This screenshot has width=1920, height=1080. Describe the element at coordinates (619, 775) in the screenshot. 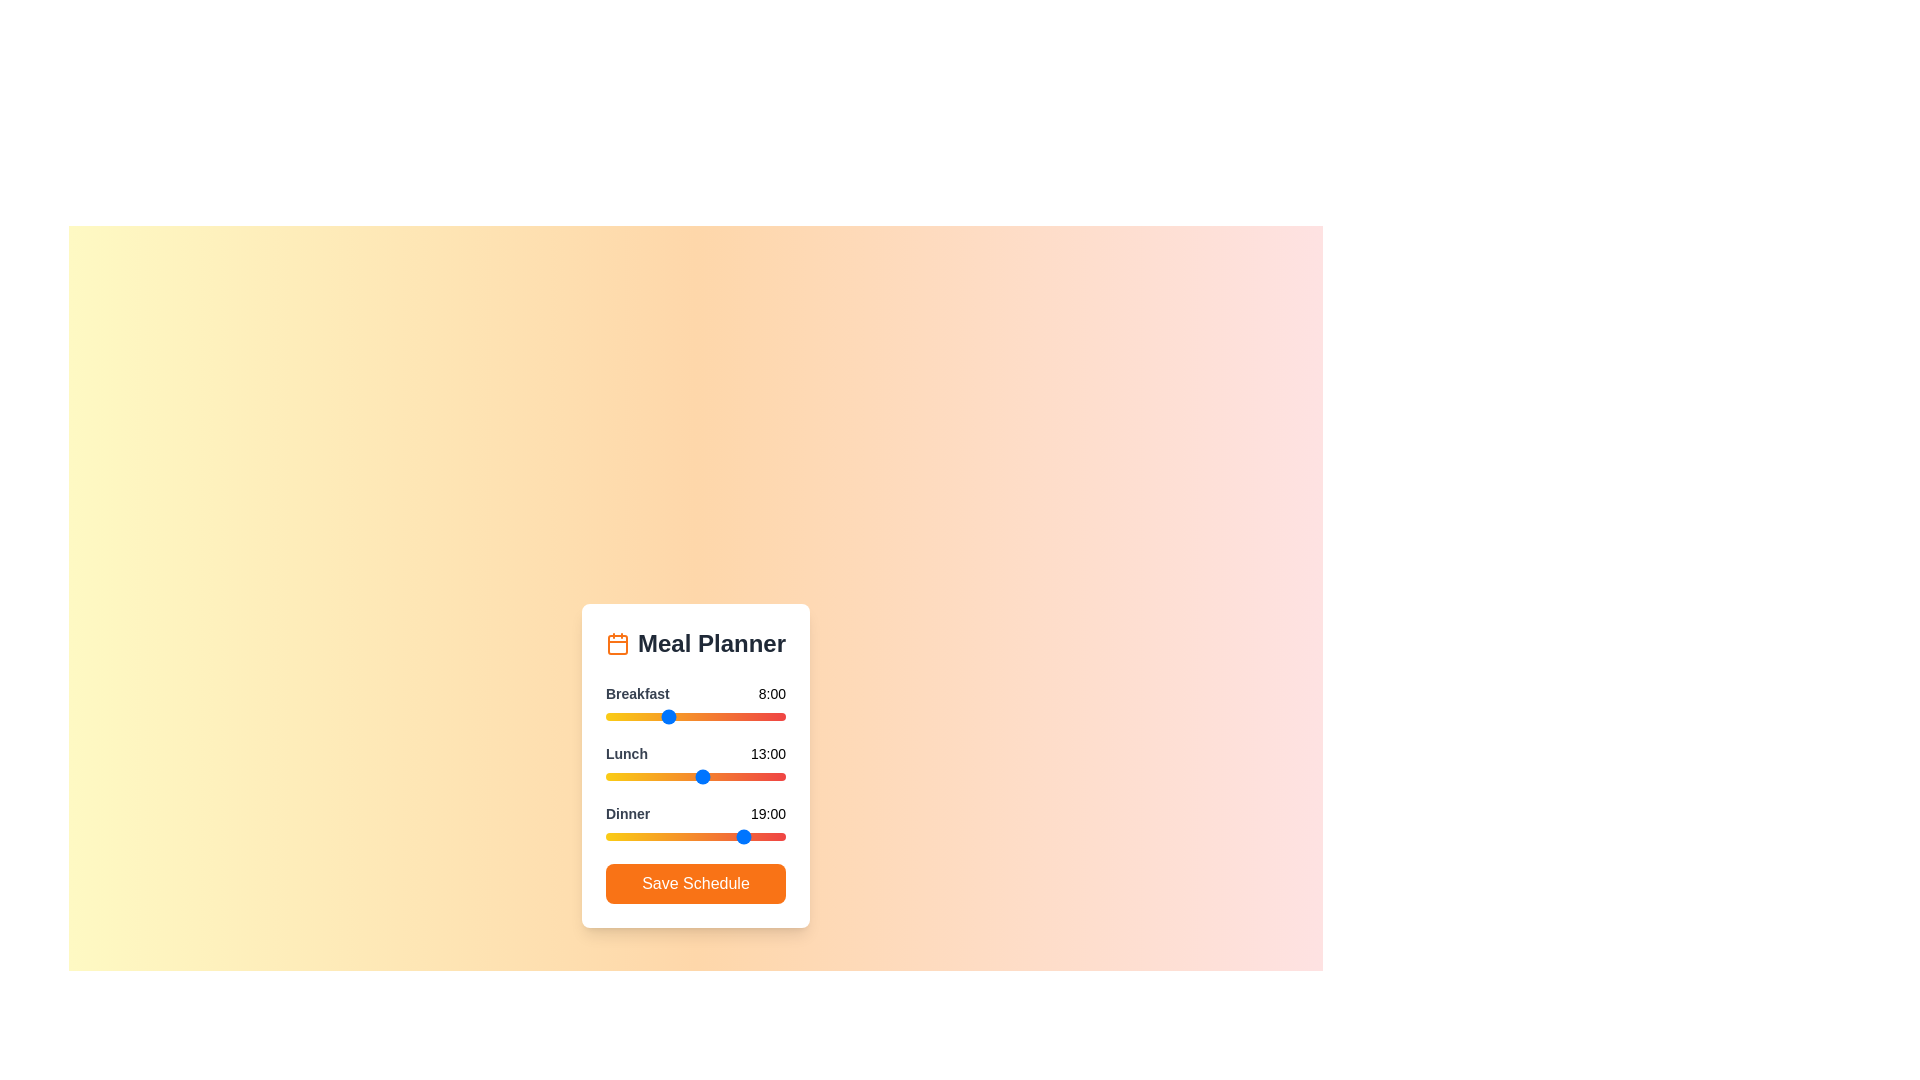

I see `the 1 slider to 2` at that location.